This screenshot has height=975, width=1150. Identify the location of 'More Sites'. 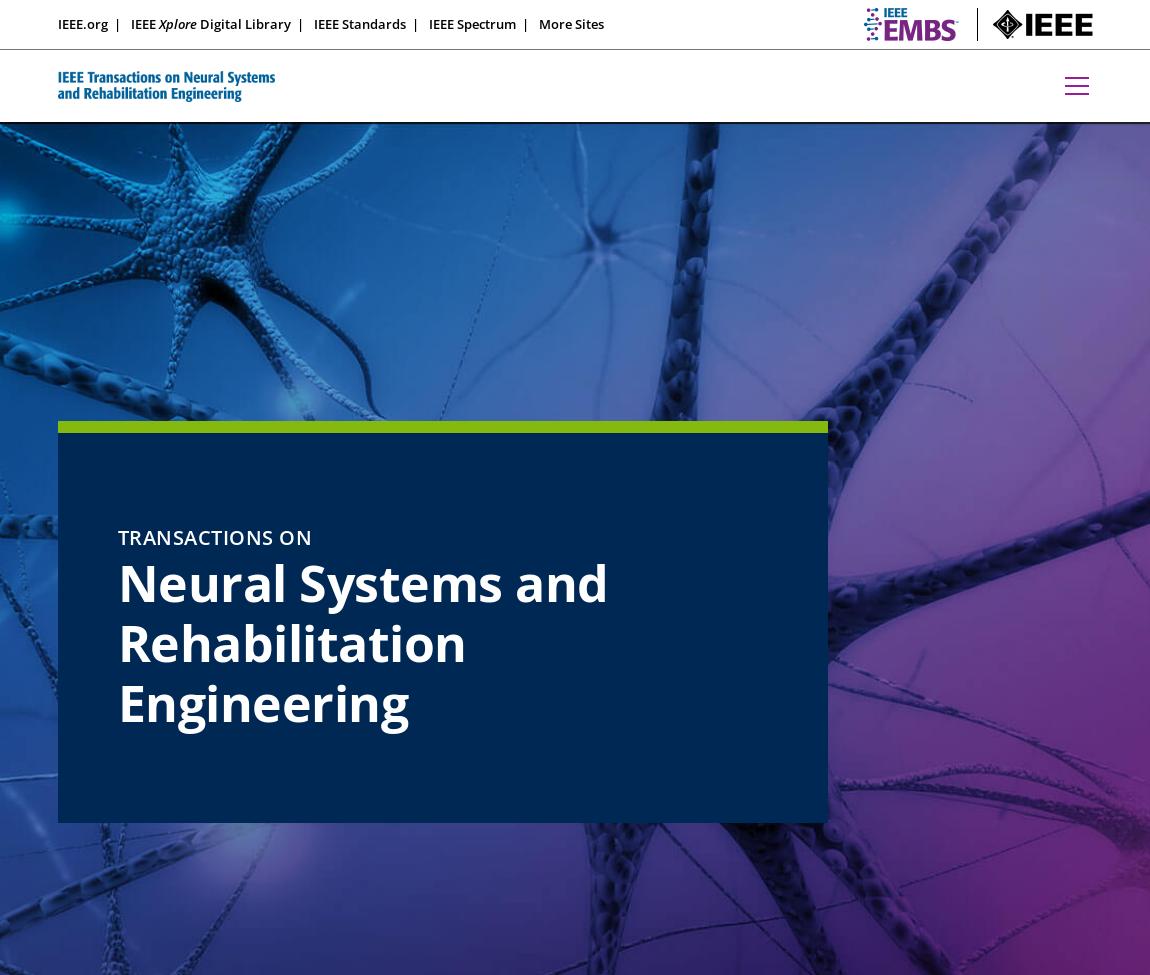
(570, 23).